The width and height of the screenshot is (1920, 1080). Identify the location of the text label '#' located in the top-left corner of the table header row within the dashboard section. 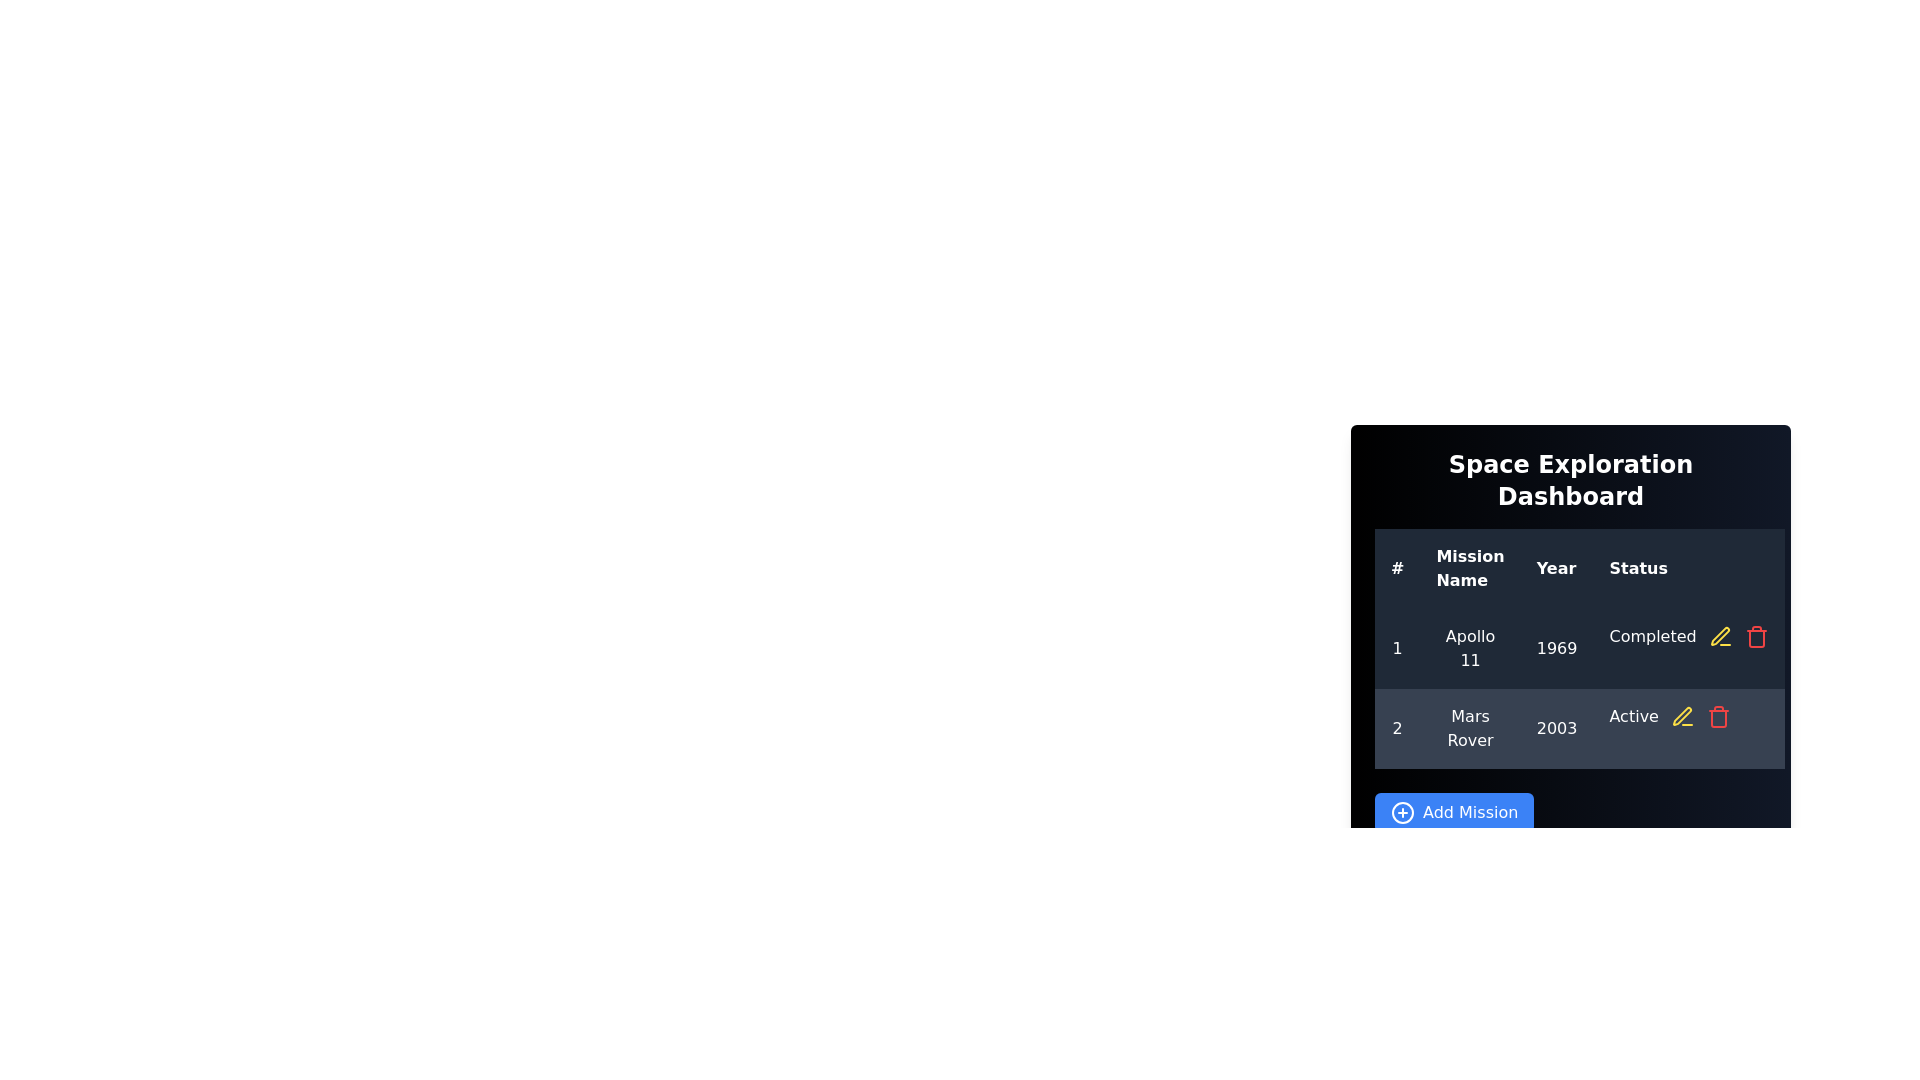
(1396, 569).